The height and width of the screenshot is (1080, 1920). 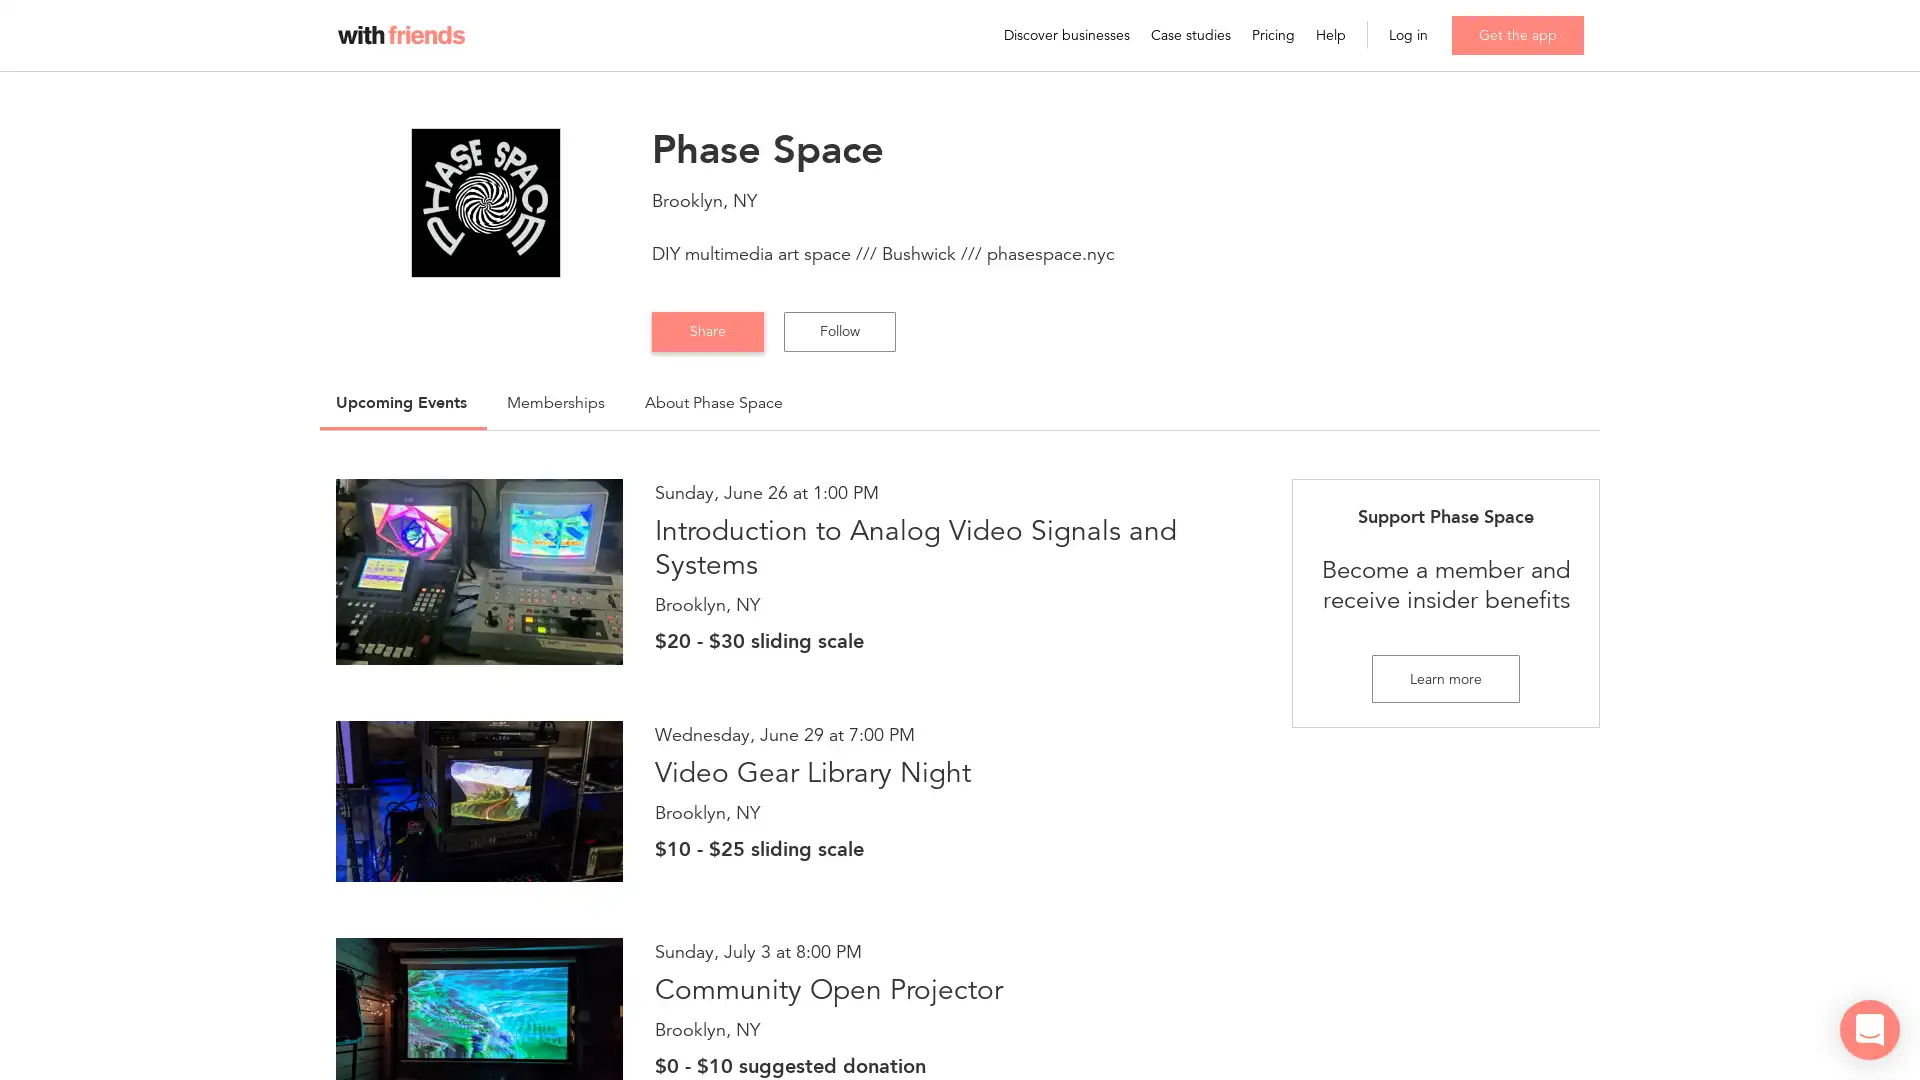 What do you see at coordinates (1869, 1029) in the screenshot?
I see `Open Intercom Messenger` at bounding box center [1869, 1029].